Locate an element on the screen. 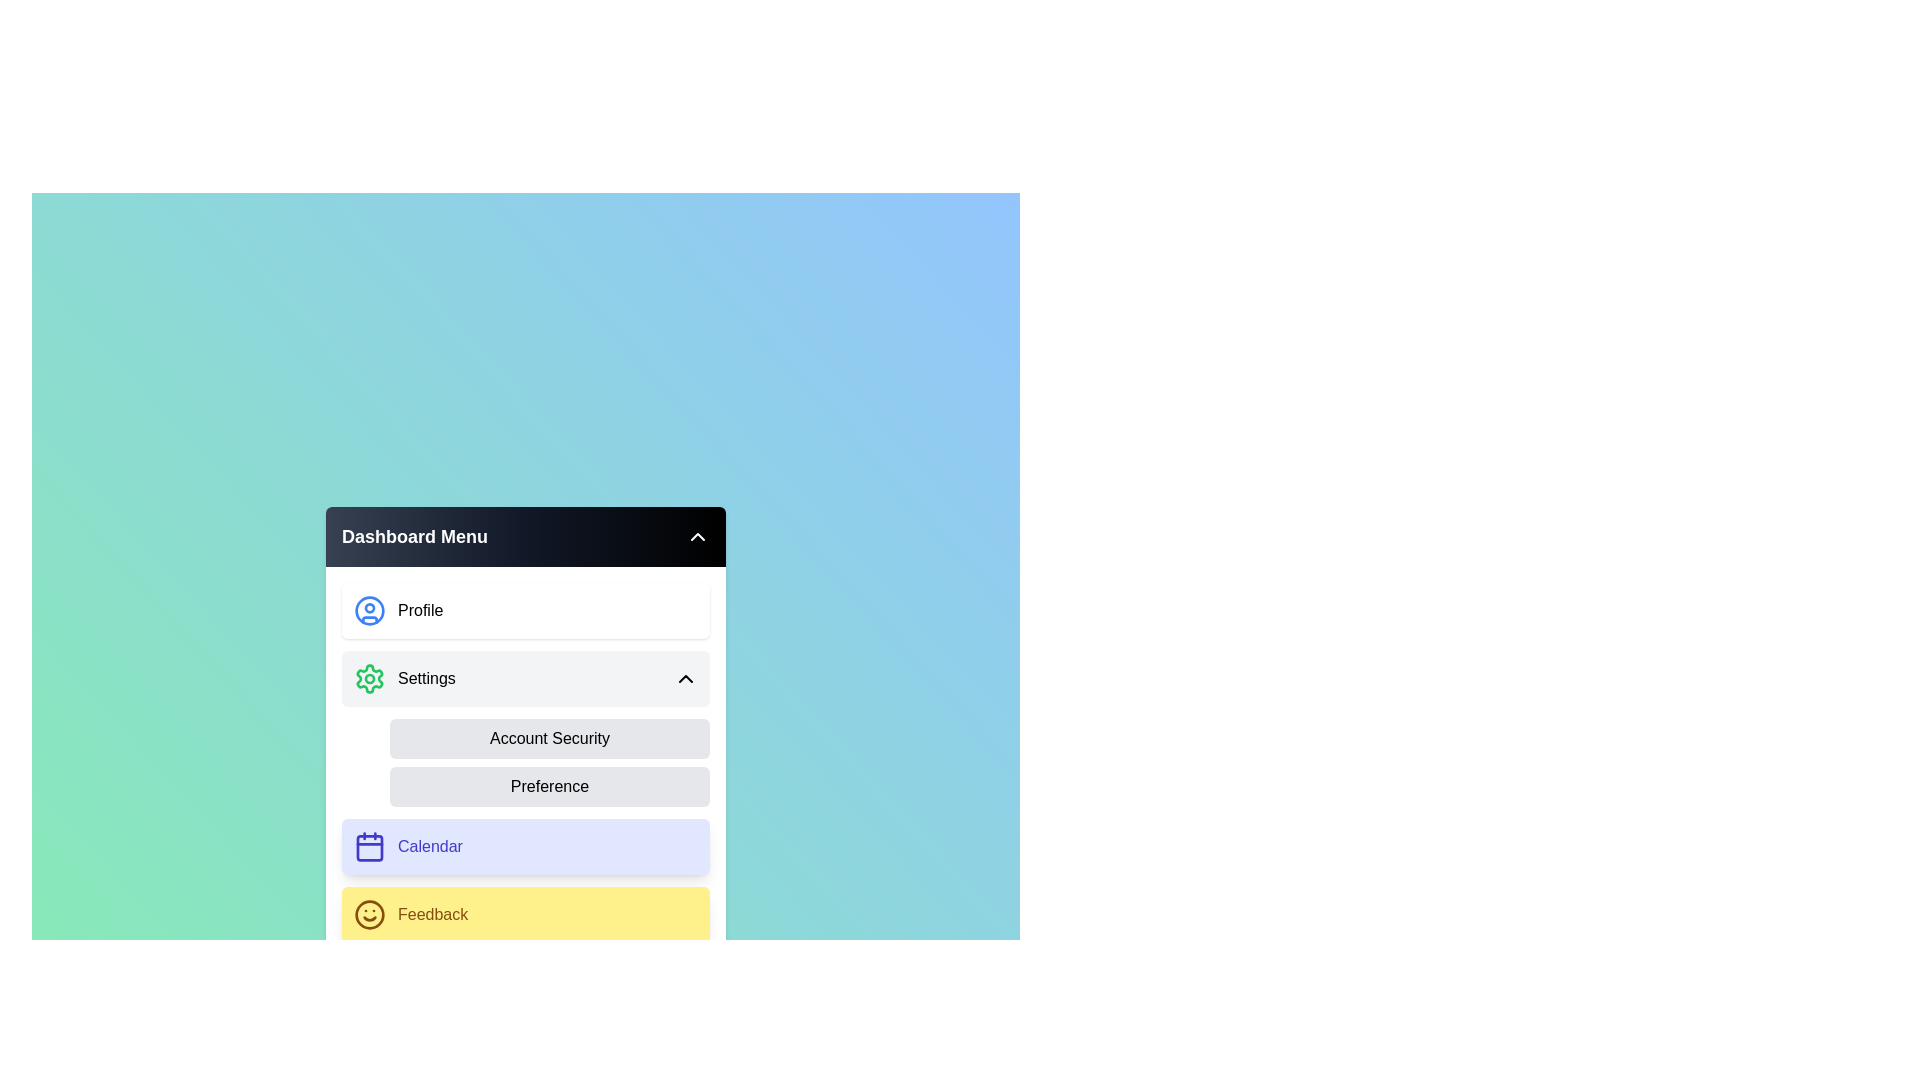  the 'Account Security' button located in the submenu under the 'Settings' category is located at coordinates (526, 763).